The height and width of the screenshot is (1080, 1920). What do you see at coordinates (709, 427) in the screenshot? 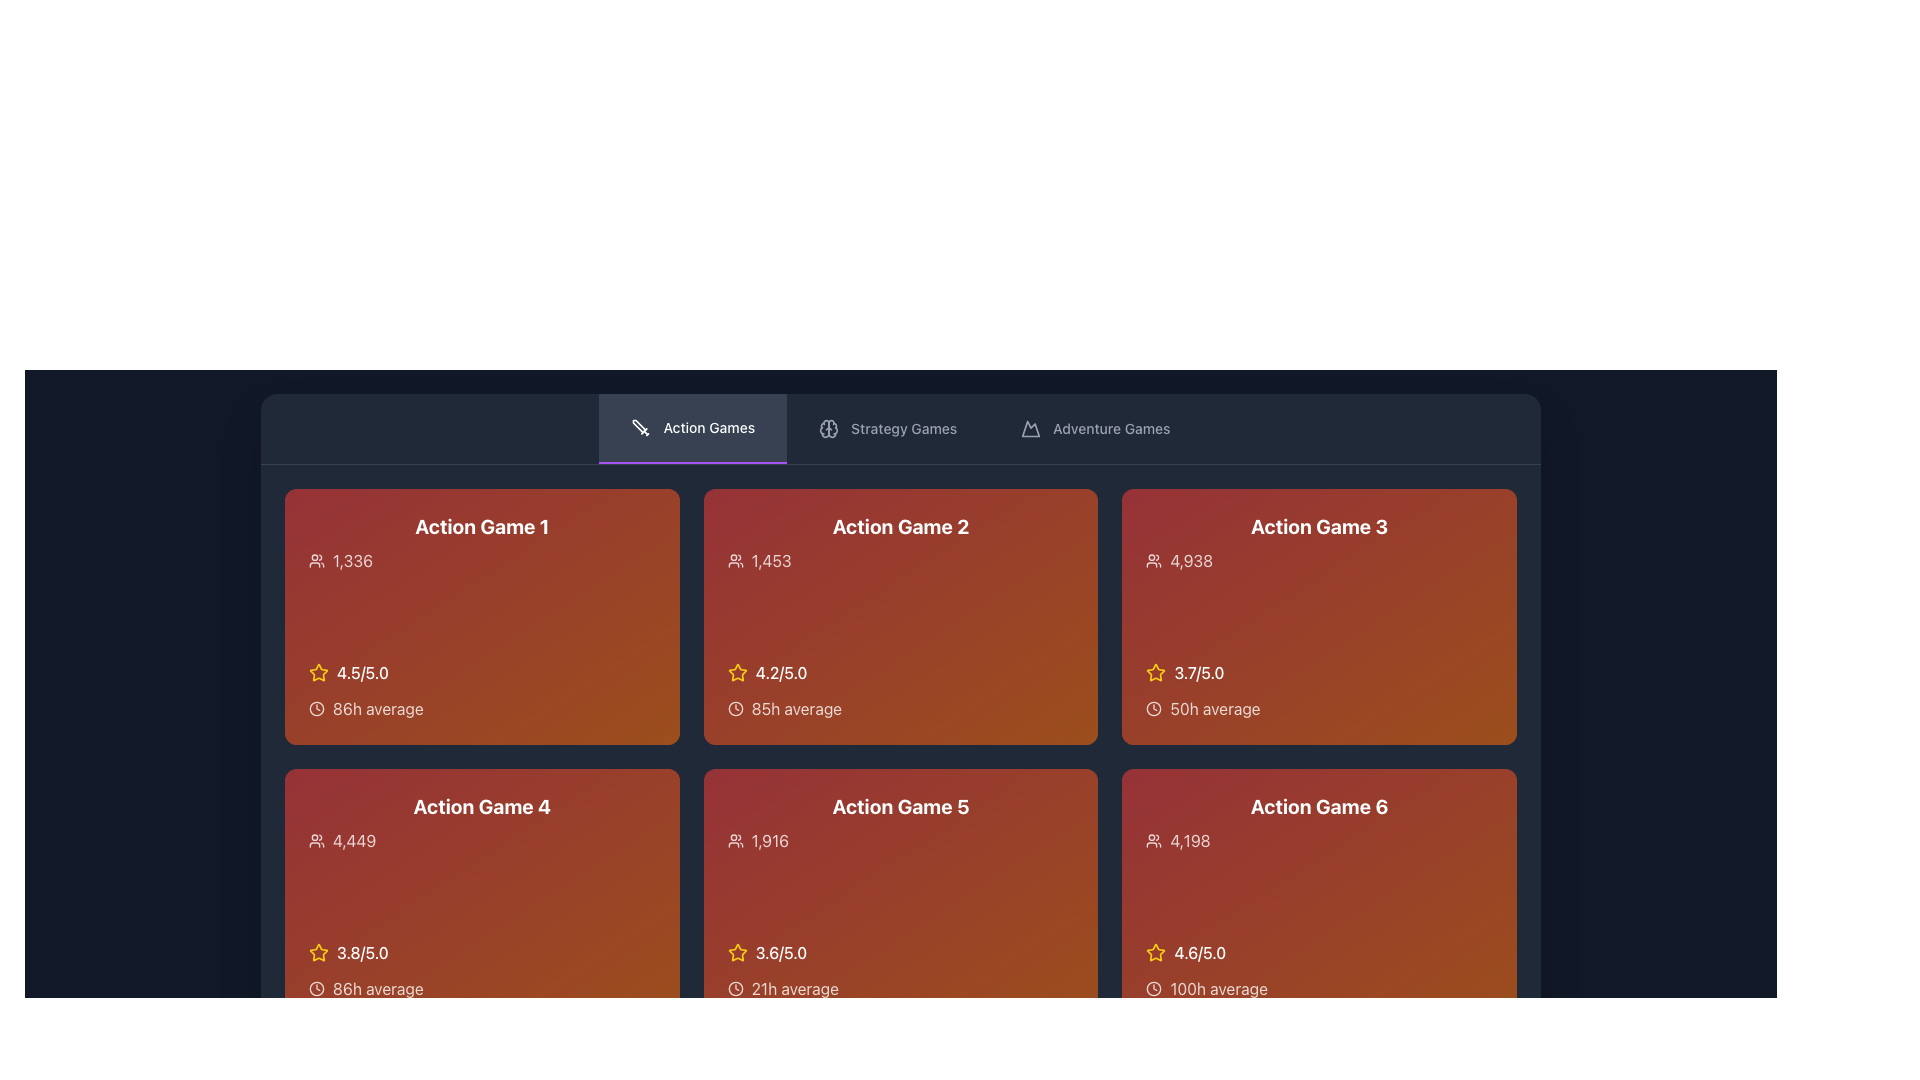
I see `the 'Action Games' static text label displayed in white font on a gray background` at bounding box center [709, 427].